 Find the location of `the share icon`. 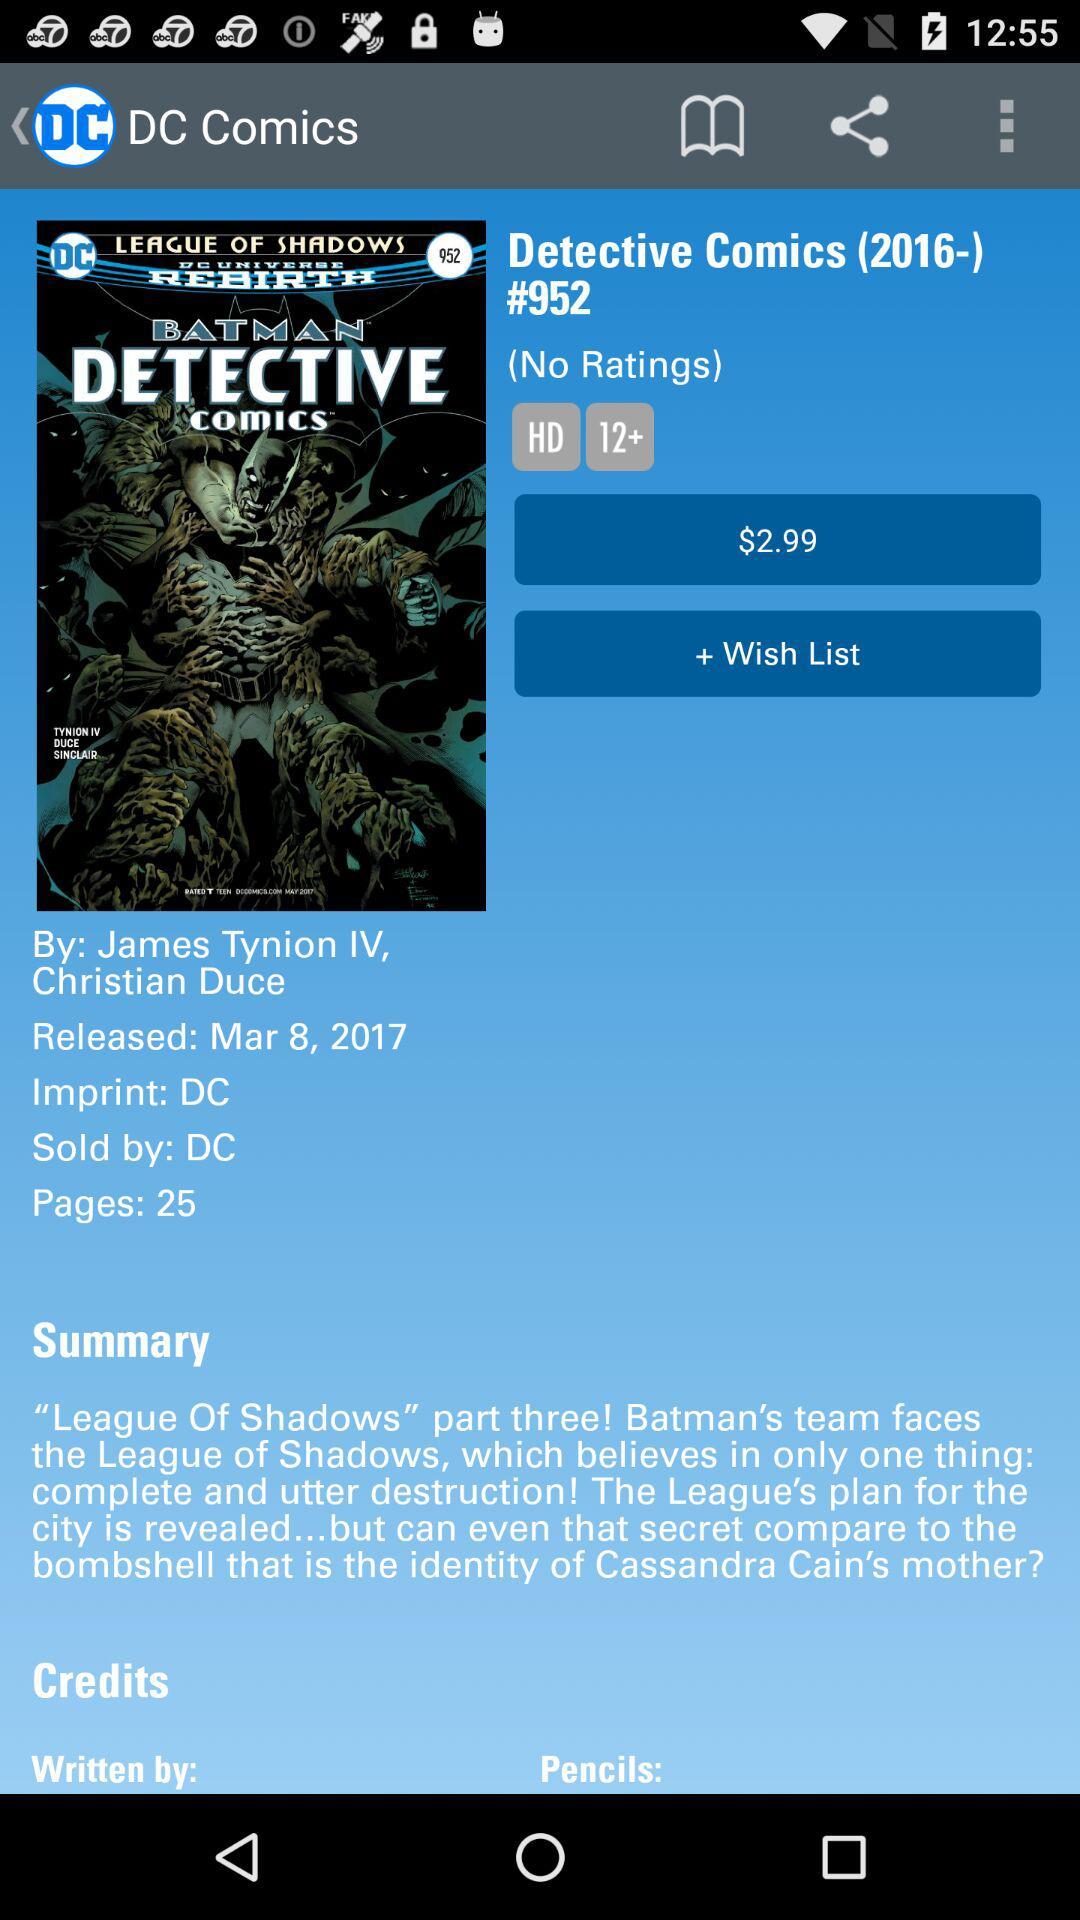

the share icon is located at coordinates (858, 124).